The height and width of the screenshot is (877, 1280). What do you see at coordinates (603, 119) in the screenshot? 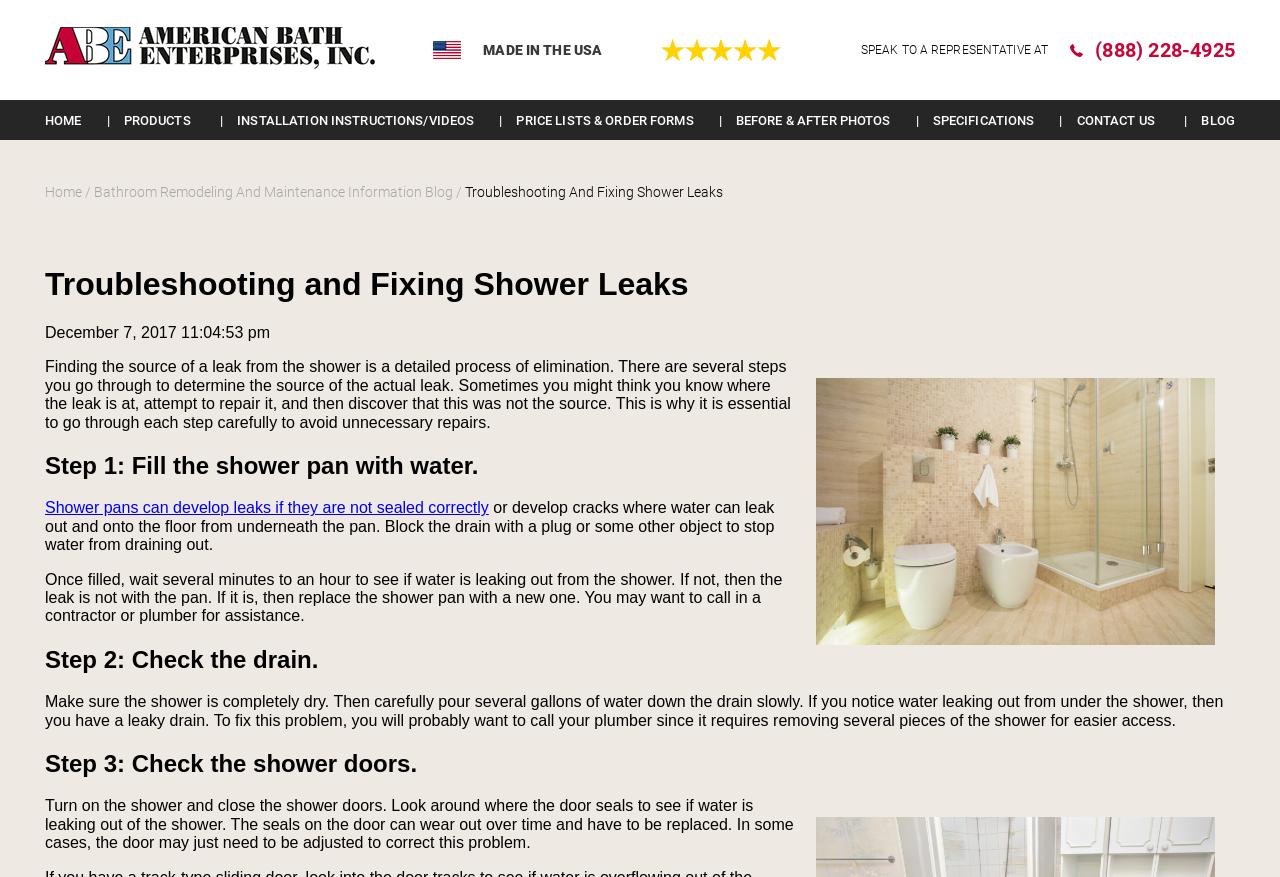
I see `'Price lists & order forms'` at bounding box center [603, 119].